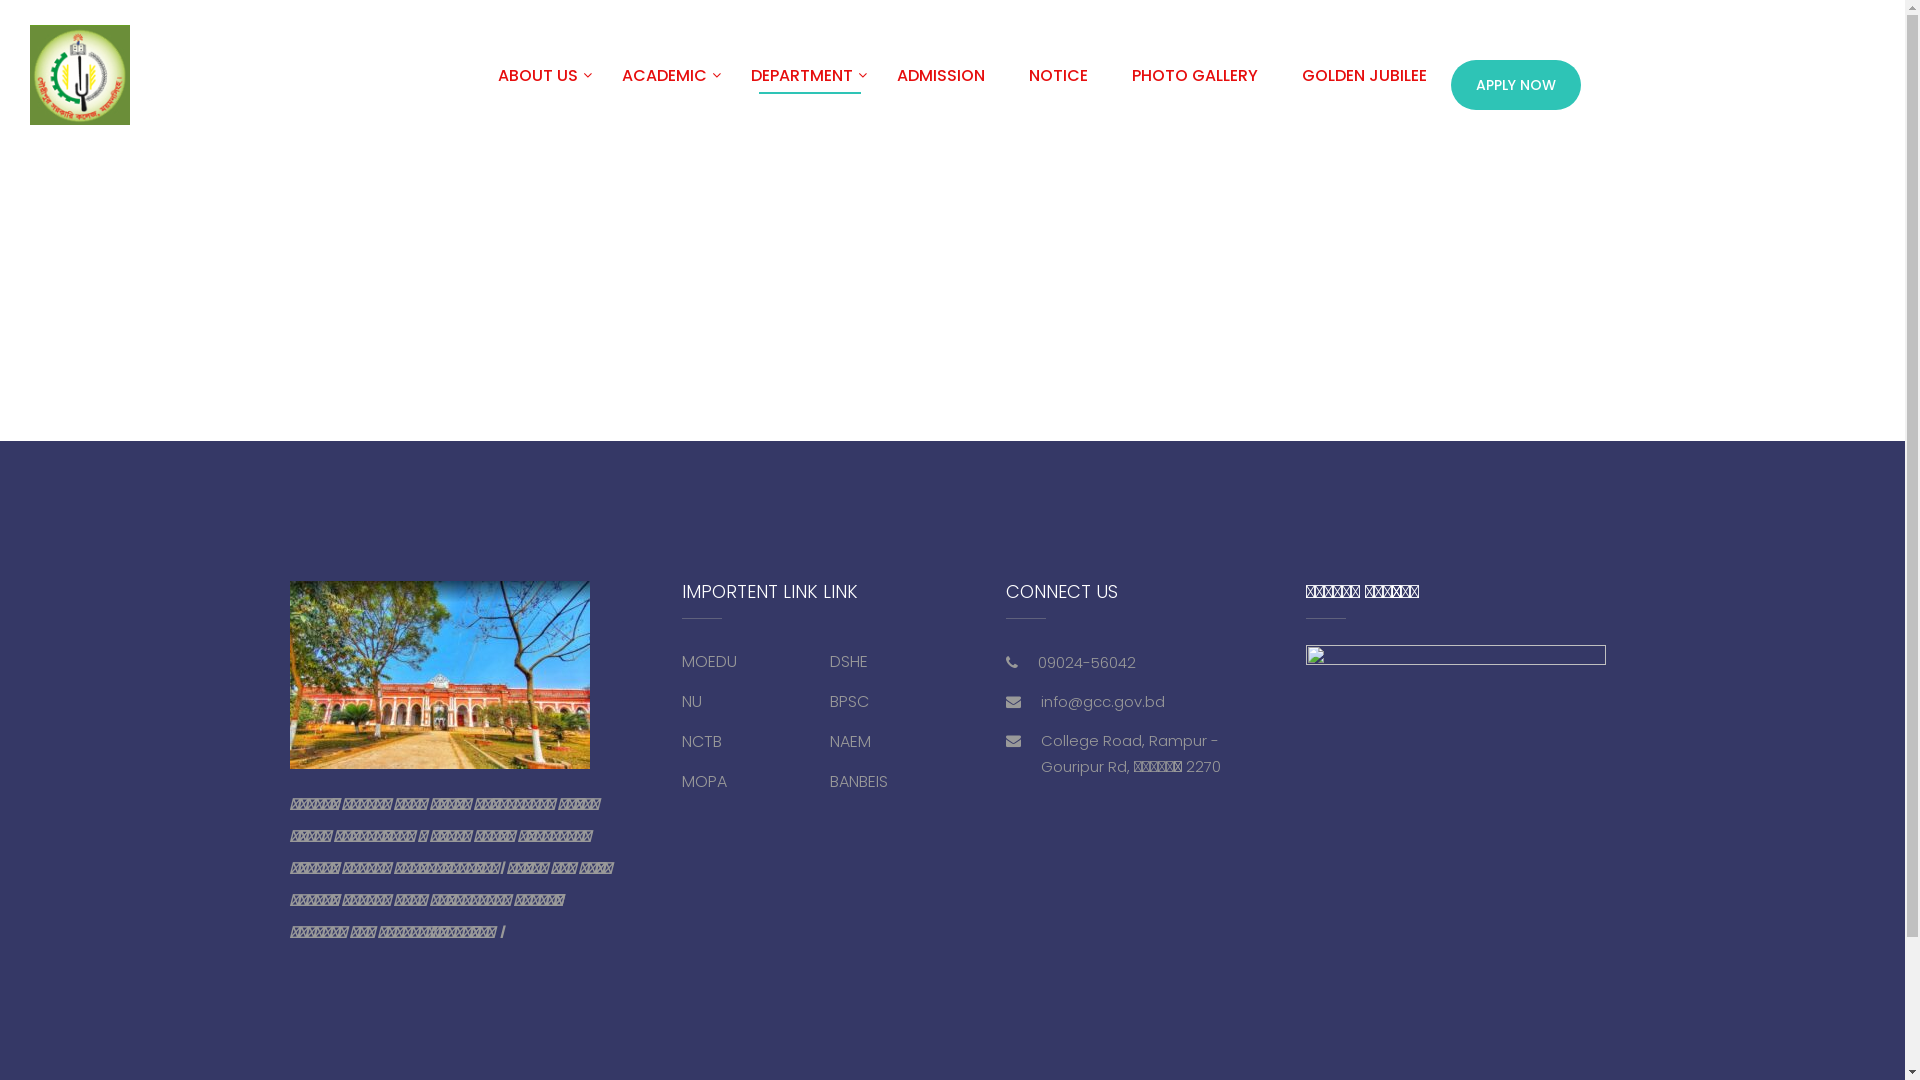  What do you see at coordinates (849, 661) in the screenshot?
I see `'DSHE'` at bounding box center [849, 661].